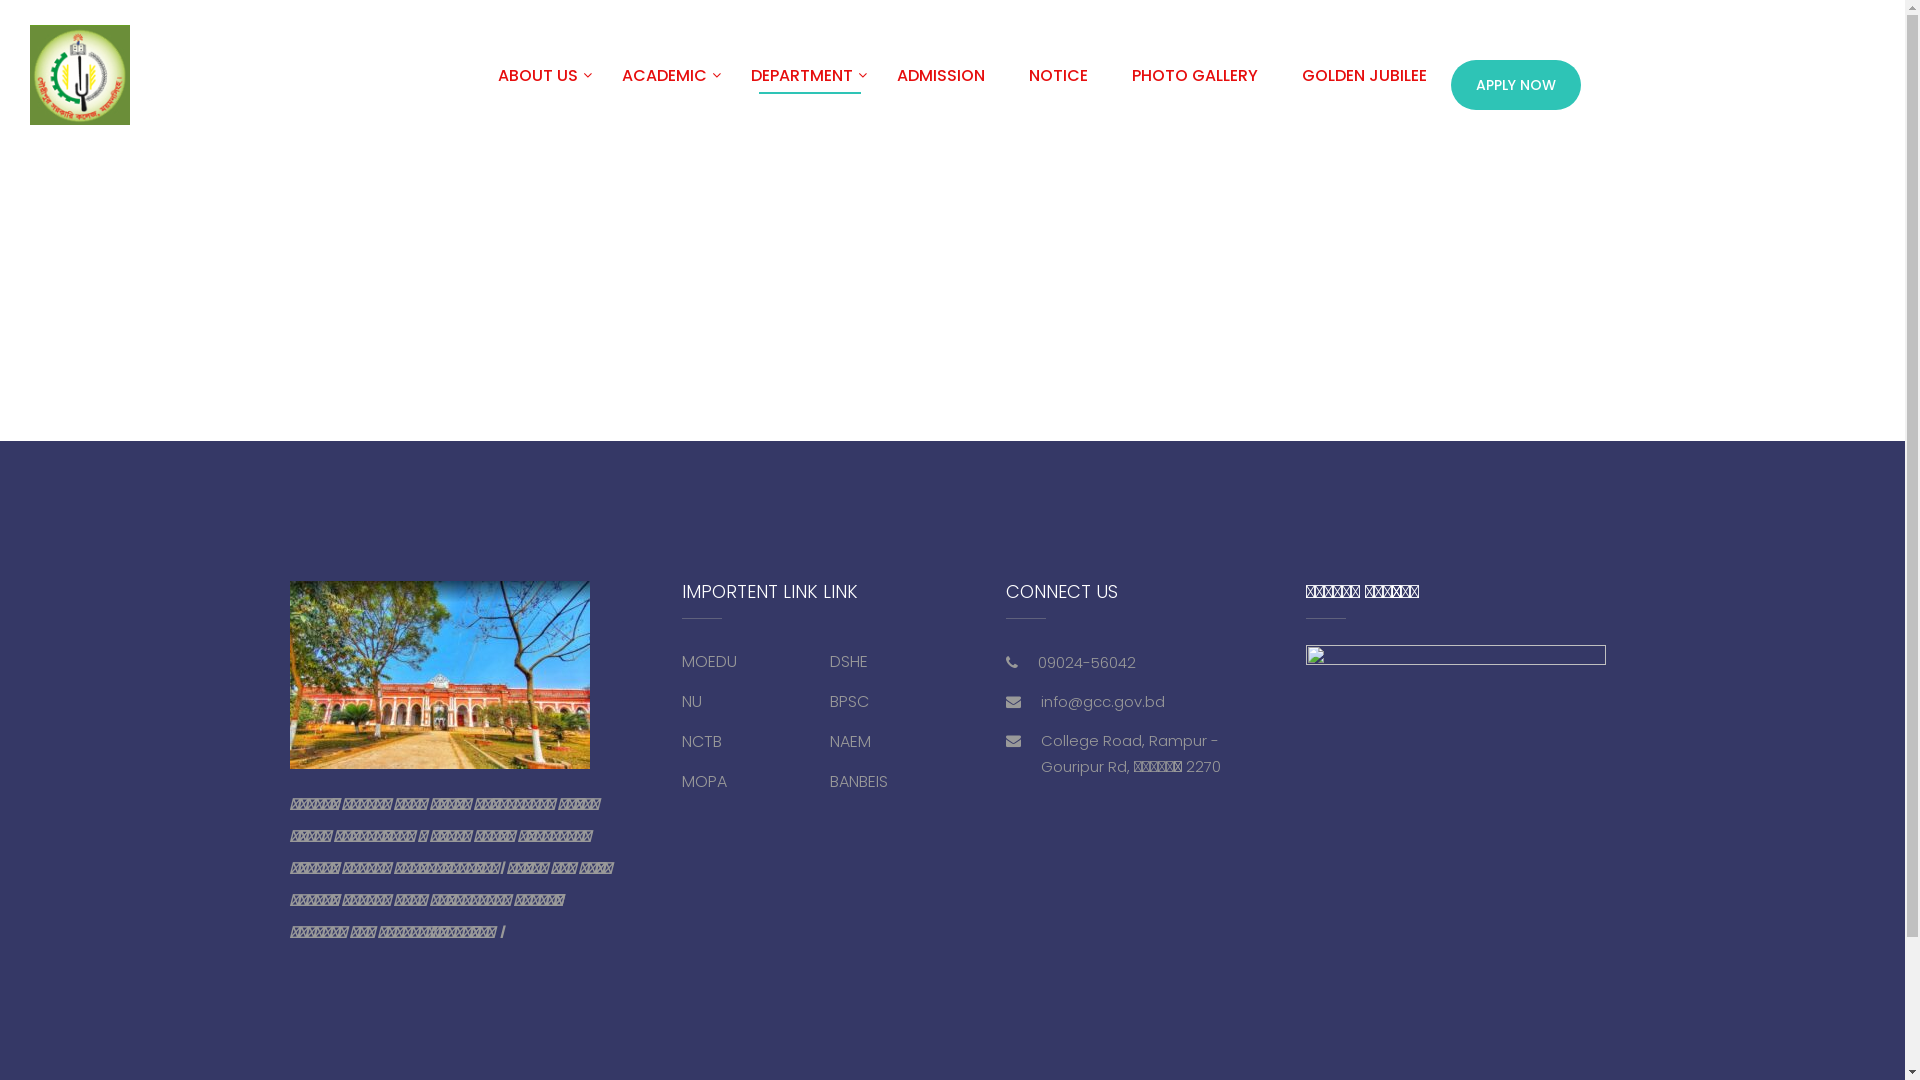  What do you see at coordinates (849, 661) in the screenshot?
I see `'DSHE'` at bounding box center [849, 661].